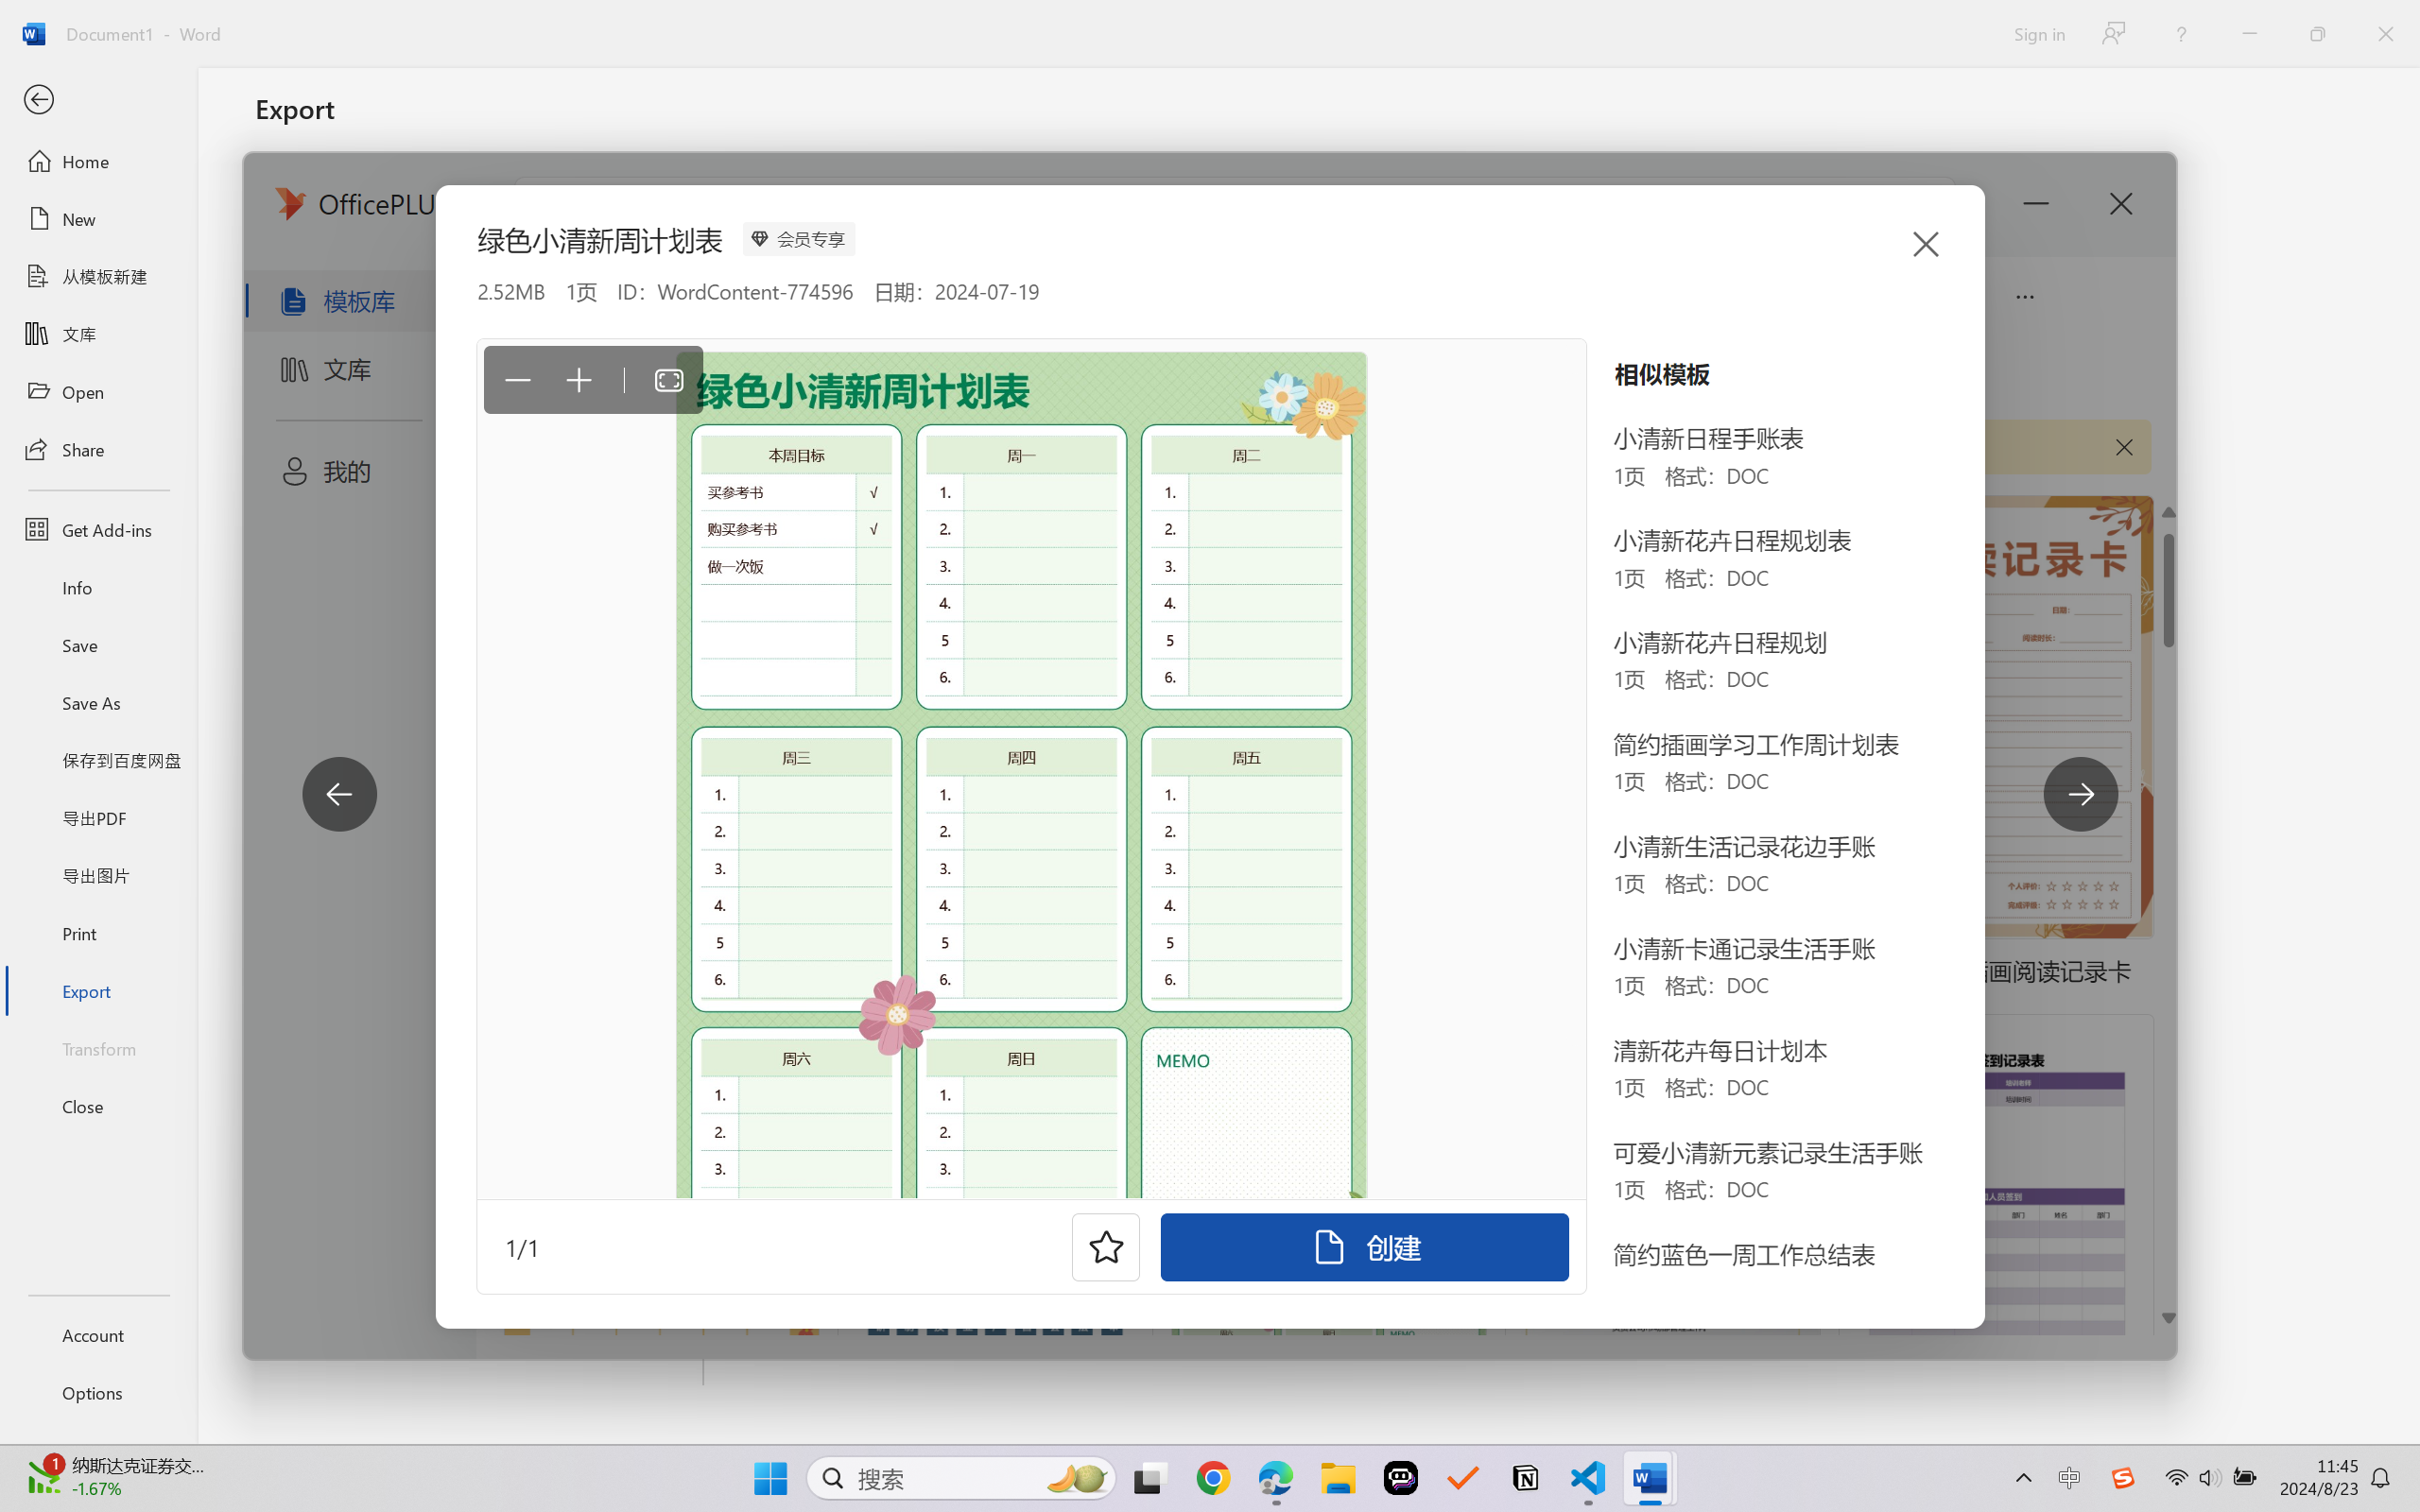 The width and height of the screenshot is (2420, 1512). What do you see at coordinates (97, 1334) in the screenshot?
I see `'Account'` at bounding box center [97, 1334].